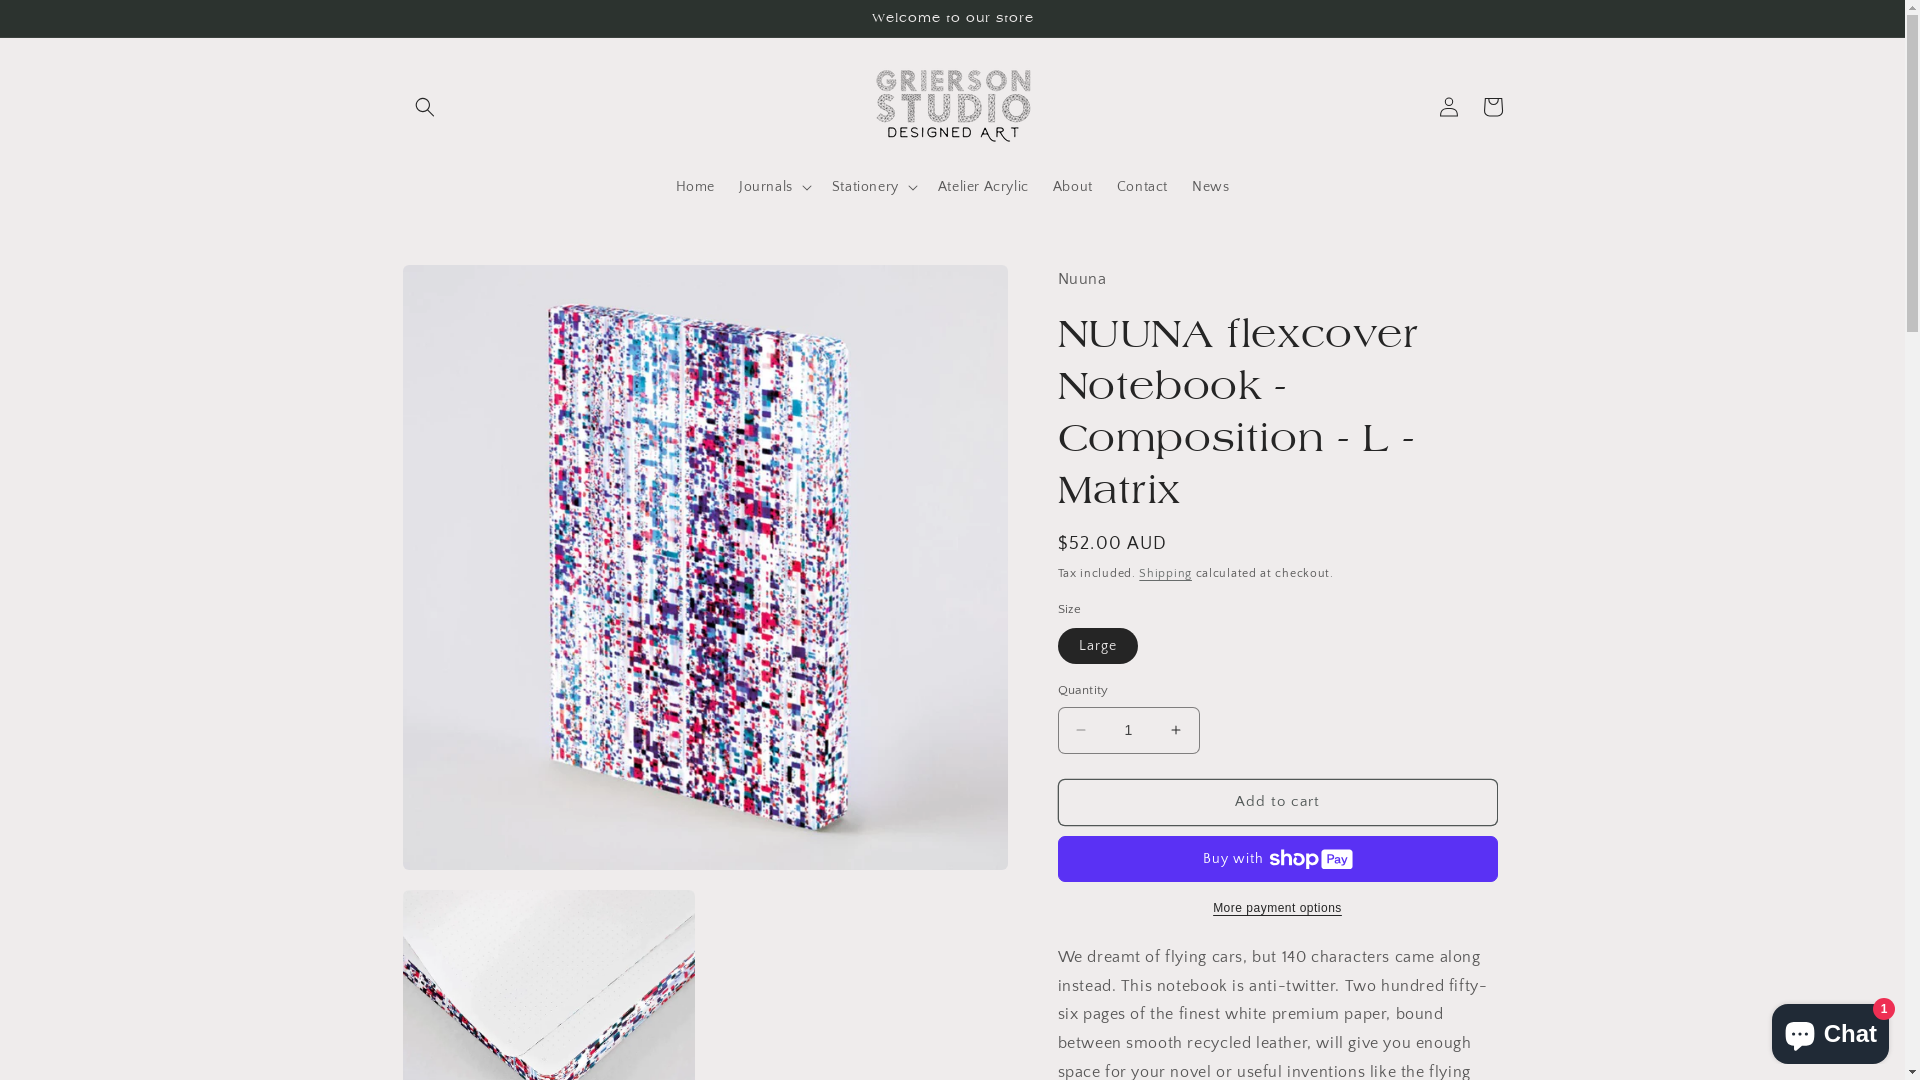  What do you see at coordinates (925, 186) in the screenshot?
I see `'Atelier Acrylic'` at bounding box center [925, 186].